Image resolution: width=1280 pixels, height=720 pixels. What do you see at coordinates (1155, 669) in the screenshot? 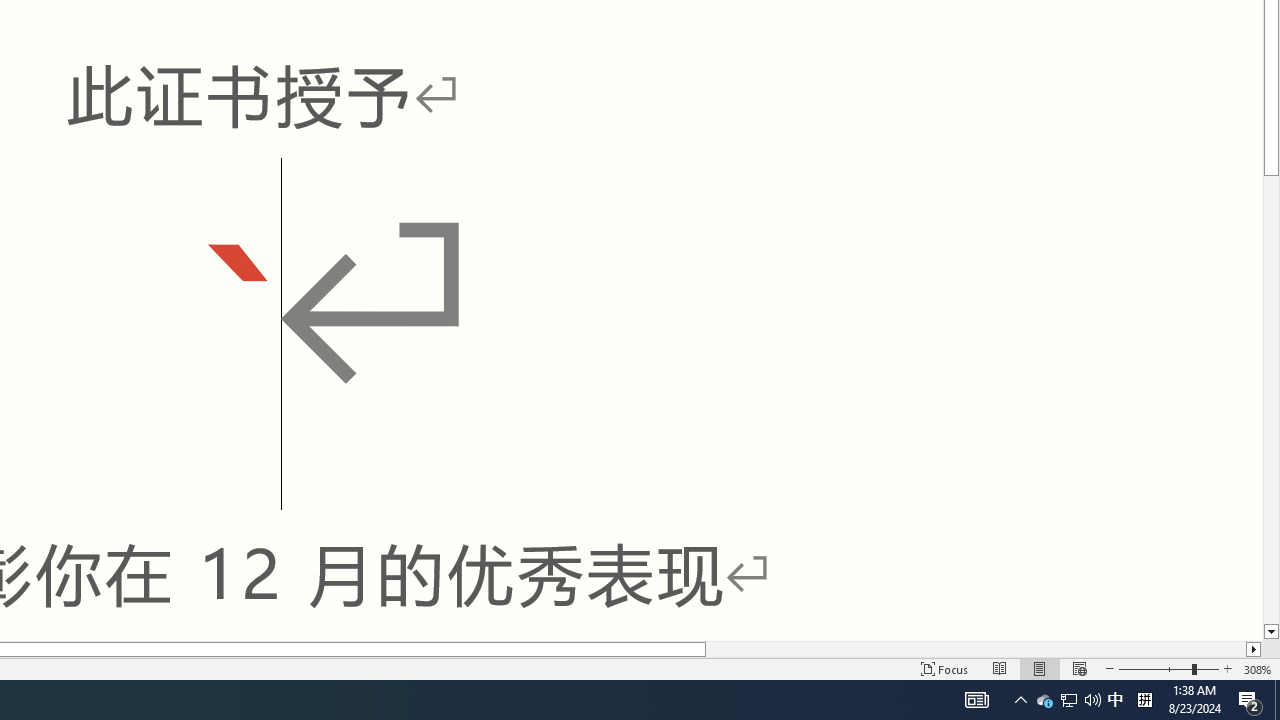
I see `'Zoom Out'` at bounding box center [1155, 669].